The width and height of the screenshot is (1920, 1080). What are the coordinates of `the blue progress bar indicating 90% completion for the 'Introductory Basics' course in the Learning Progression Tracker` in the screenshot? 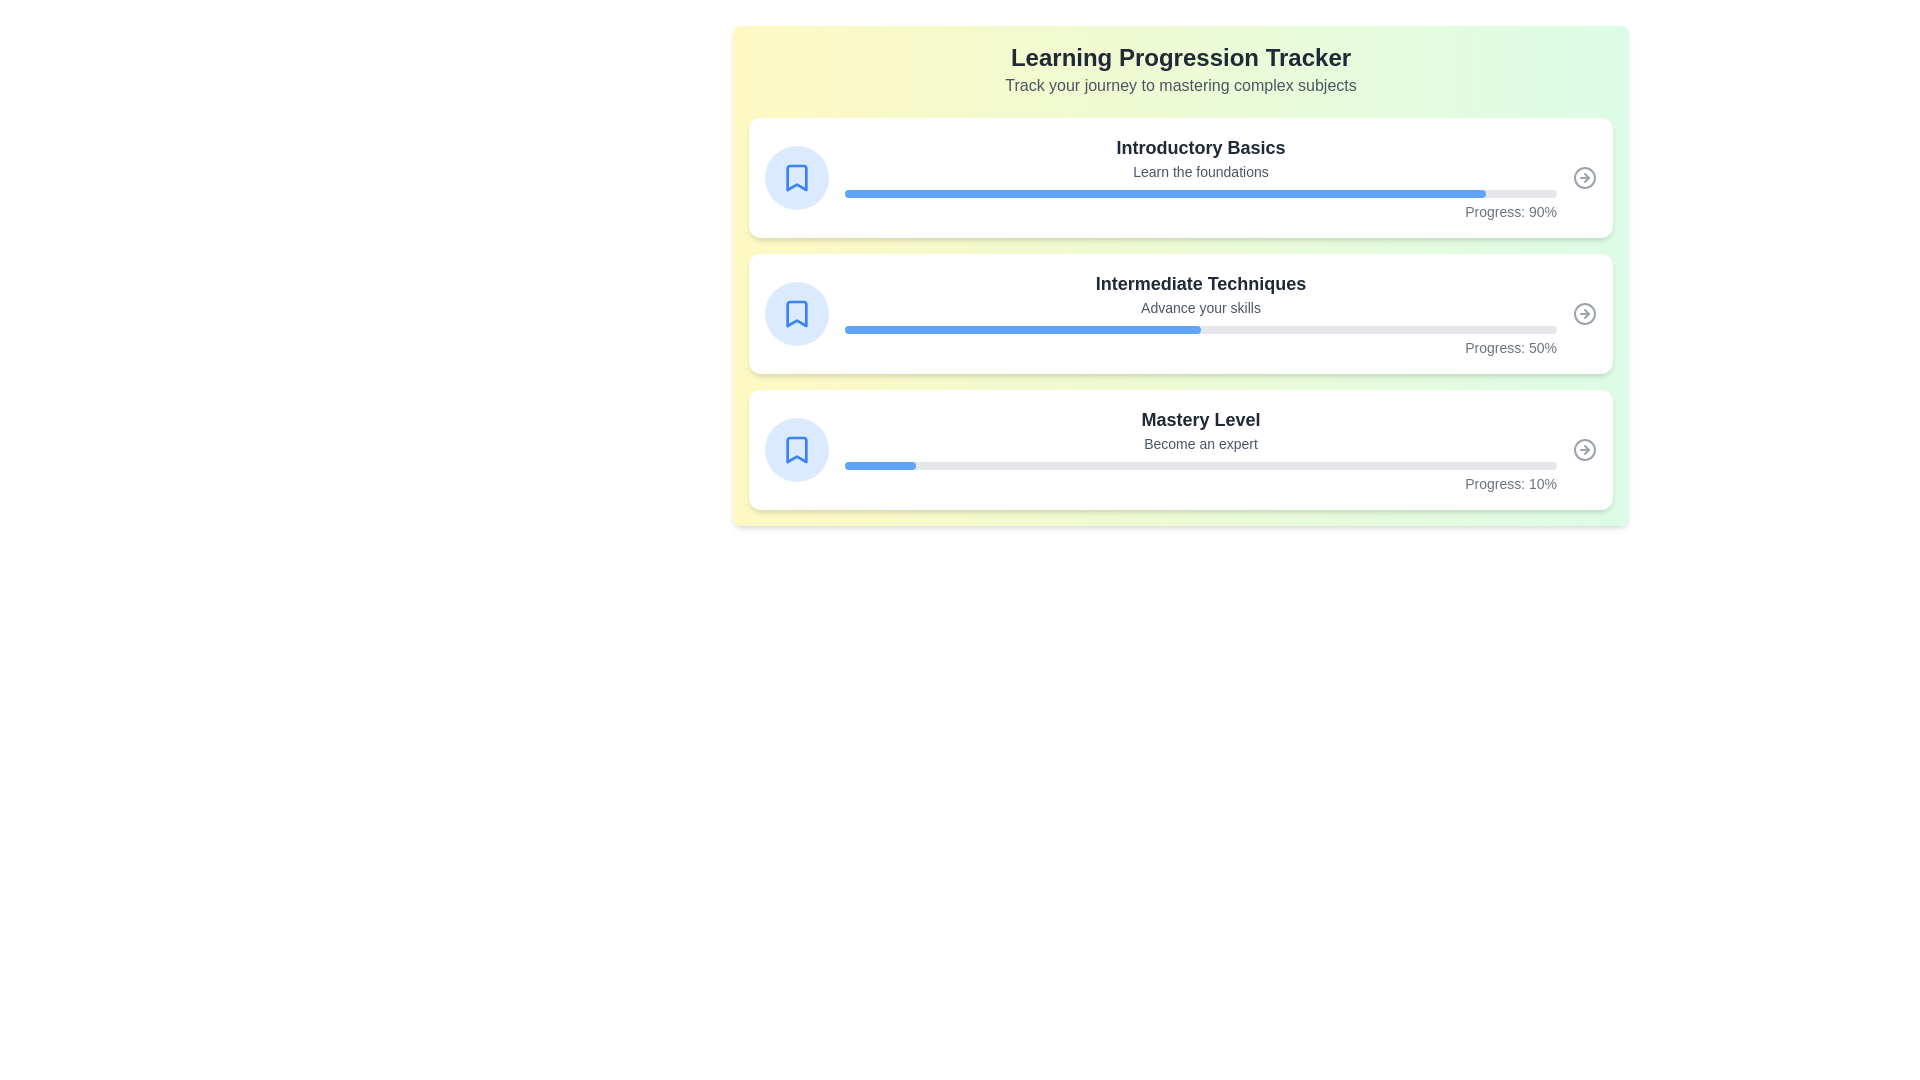 It's located at (1165, 193).